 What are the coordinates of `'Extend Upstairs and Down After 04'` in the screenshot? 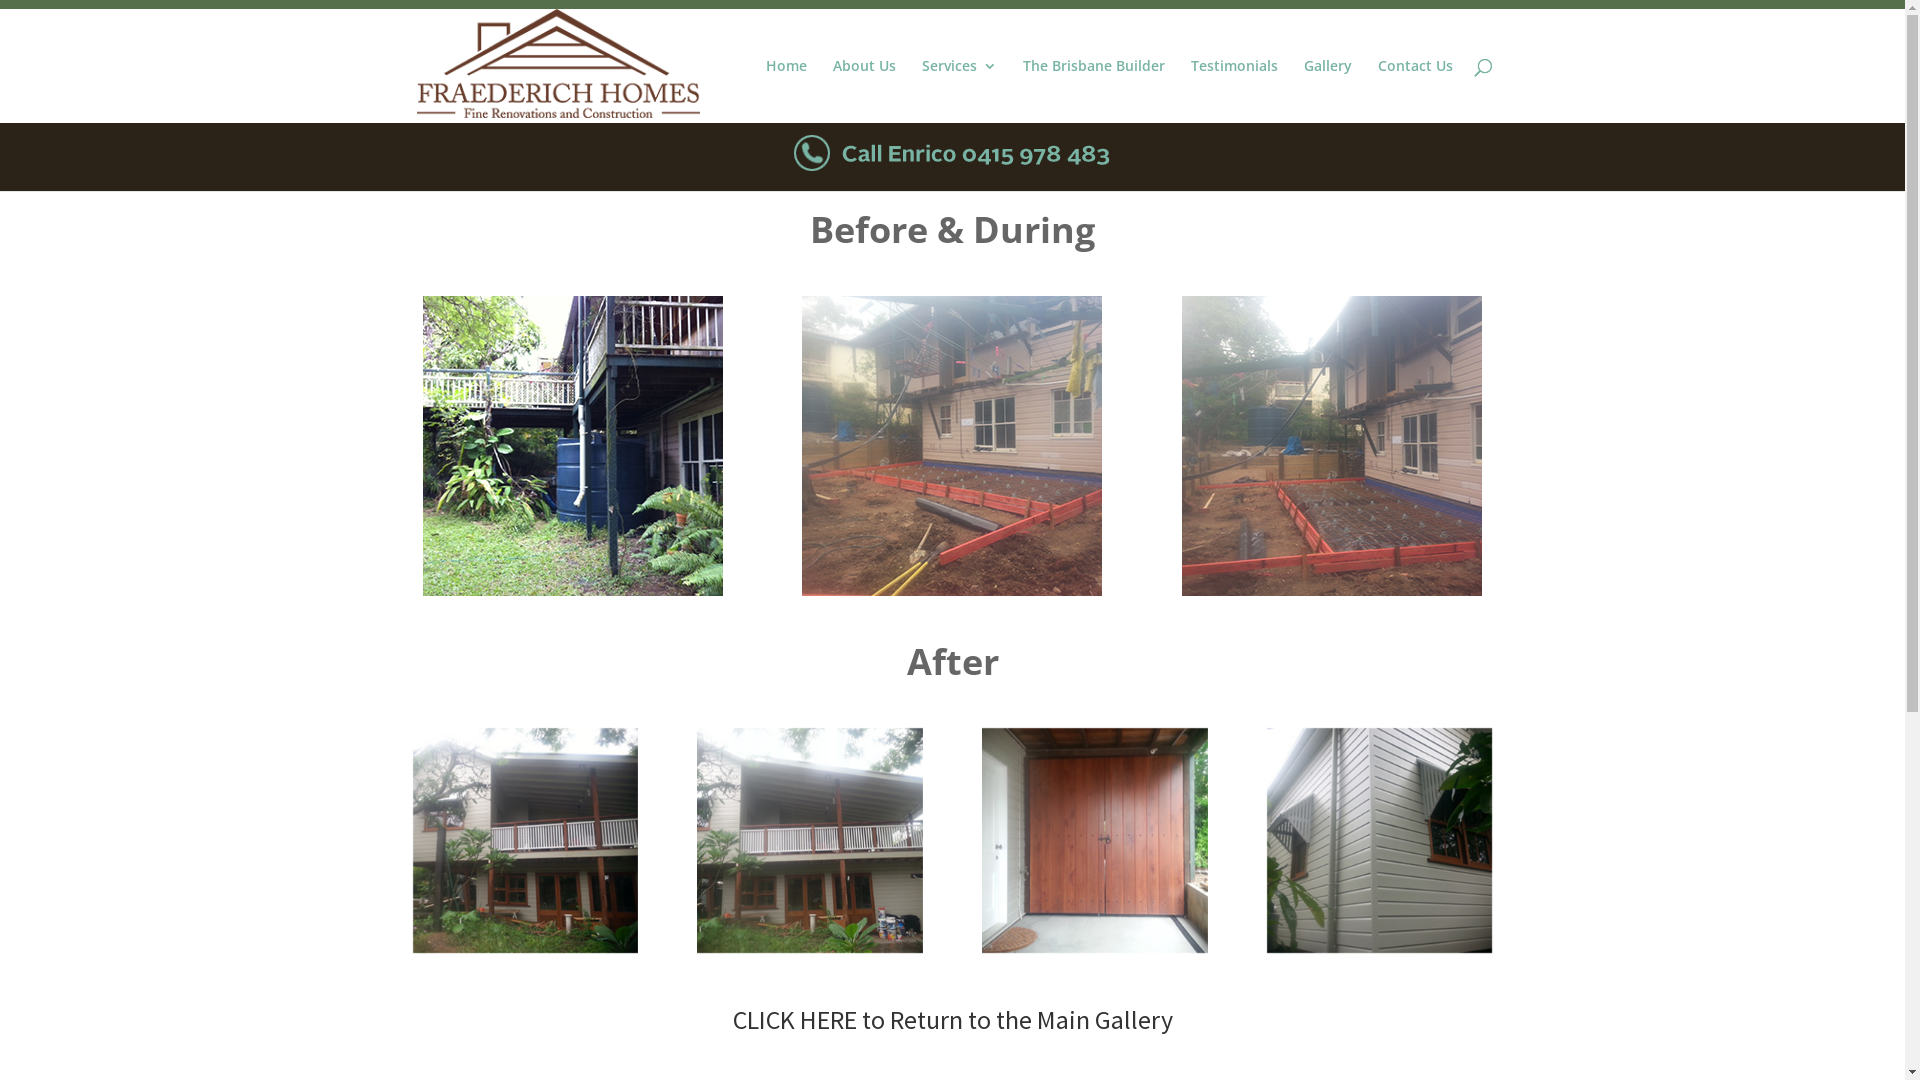 It's located at (1378, 840).